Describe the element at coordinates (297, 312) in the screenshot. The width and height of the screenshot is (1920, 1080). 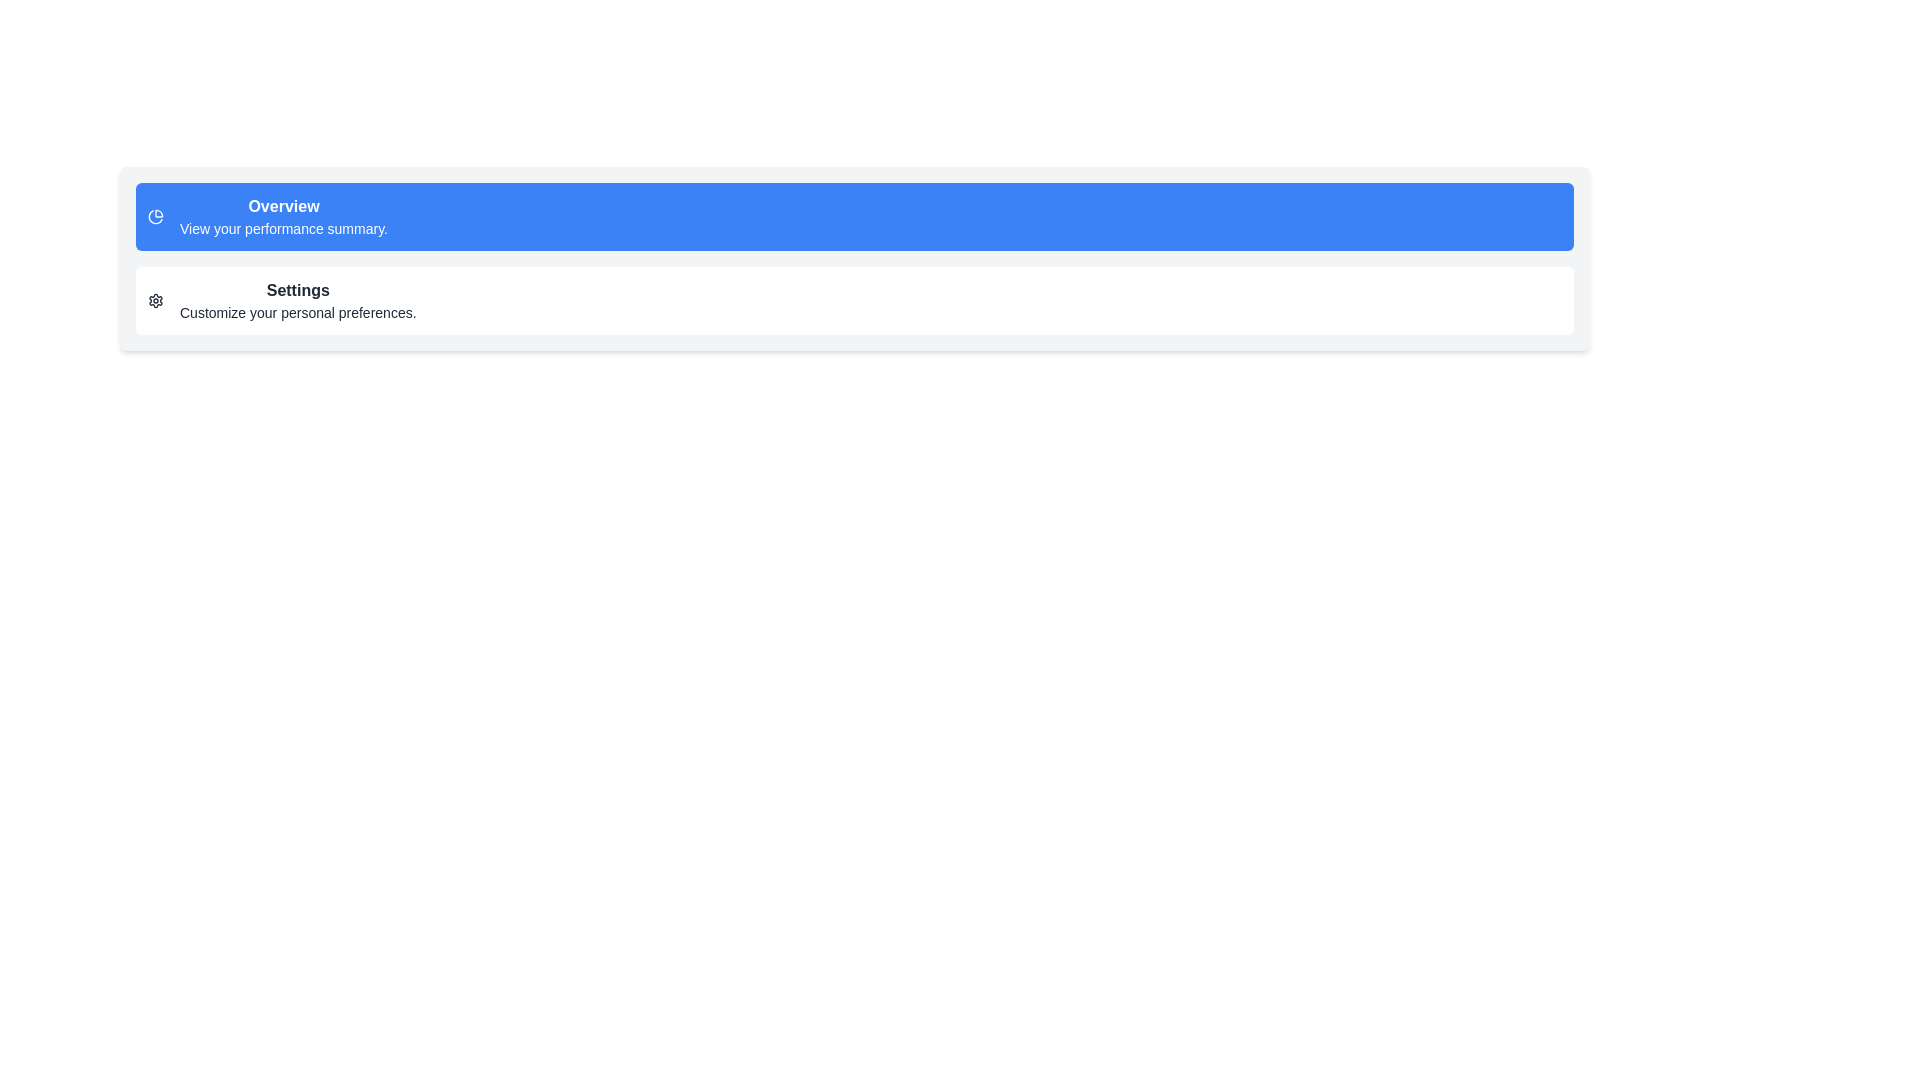
I see `the text label displaying 'Customize your personal preferences.' located directly under the 'Settings' heading` at that location.